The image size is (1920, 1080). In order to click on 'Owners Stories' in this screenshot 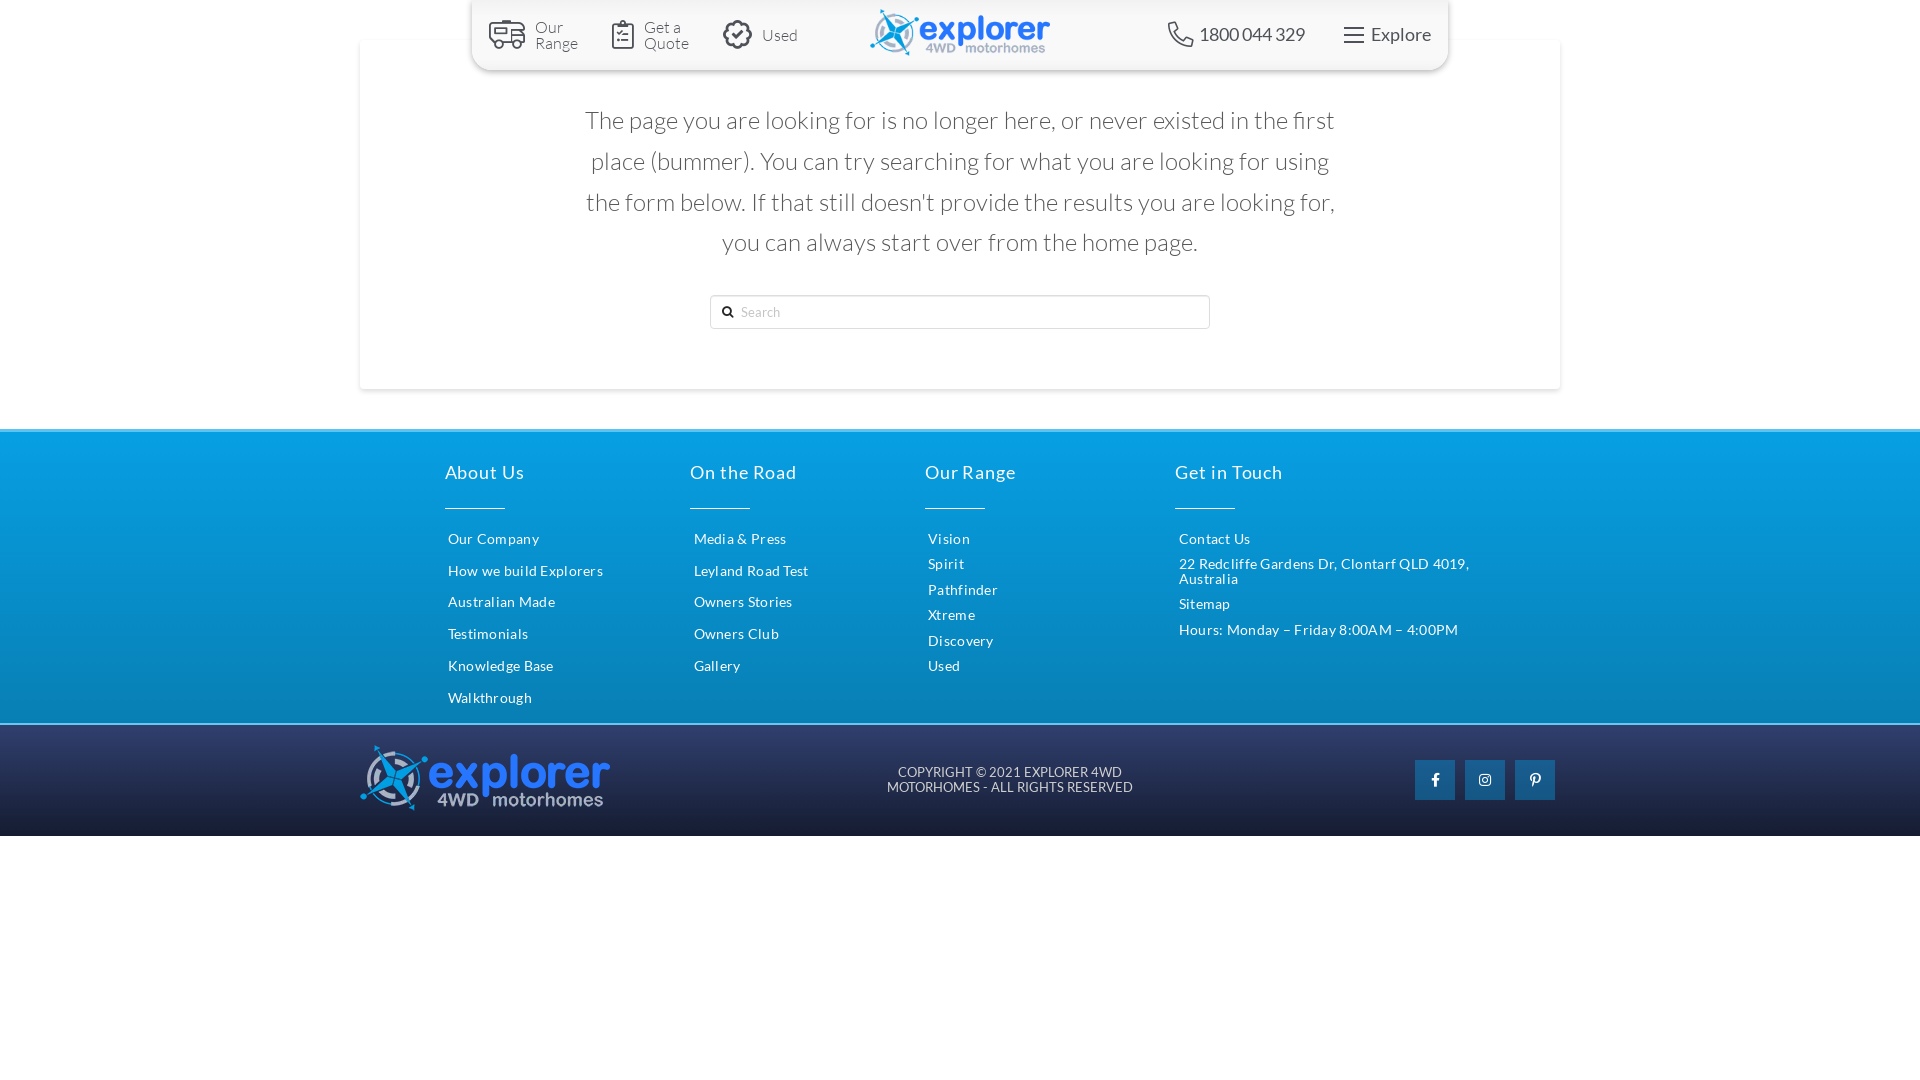, I will do `click(742, 601)`.